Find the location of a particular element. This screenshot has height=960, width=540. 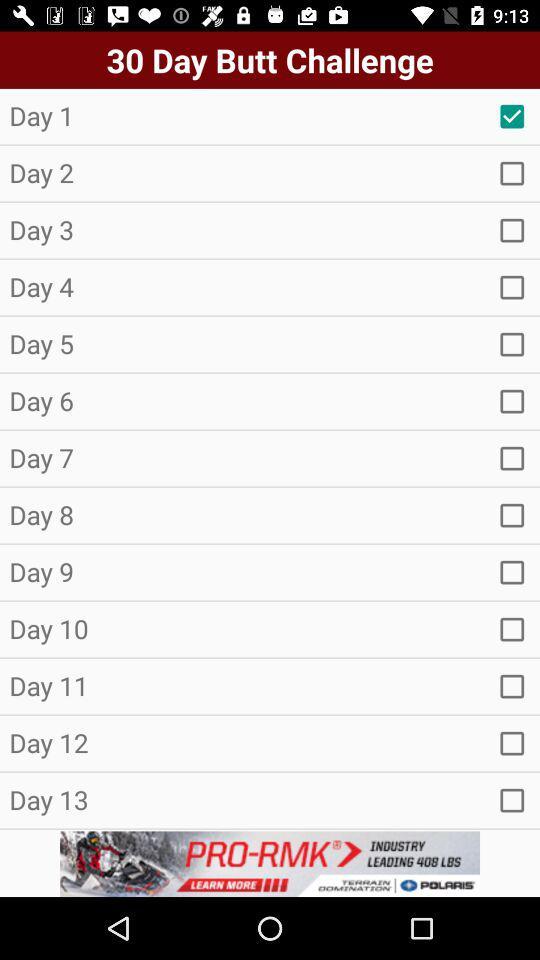

choose day 11 is located at coordinates (512, 686).